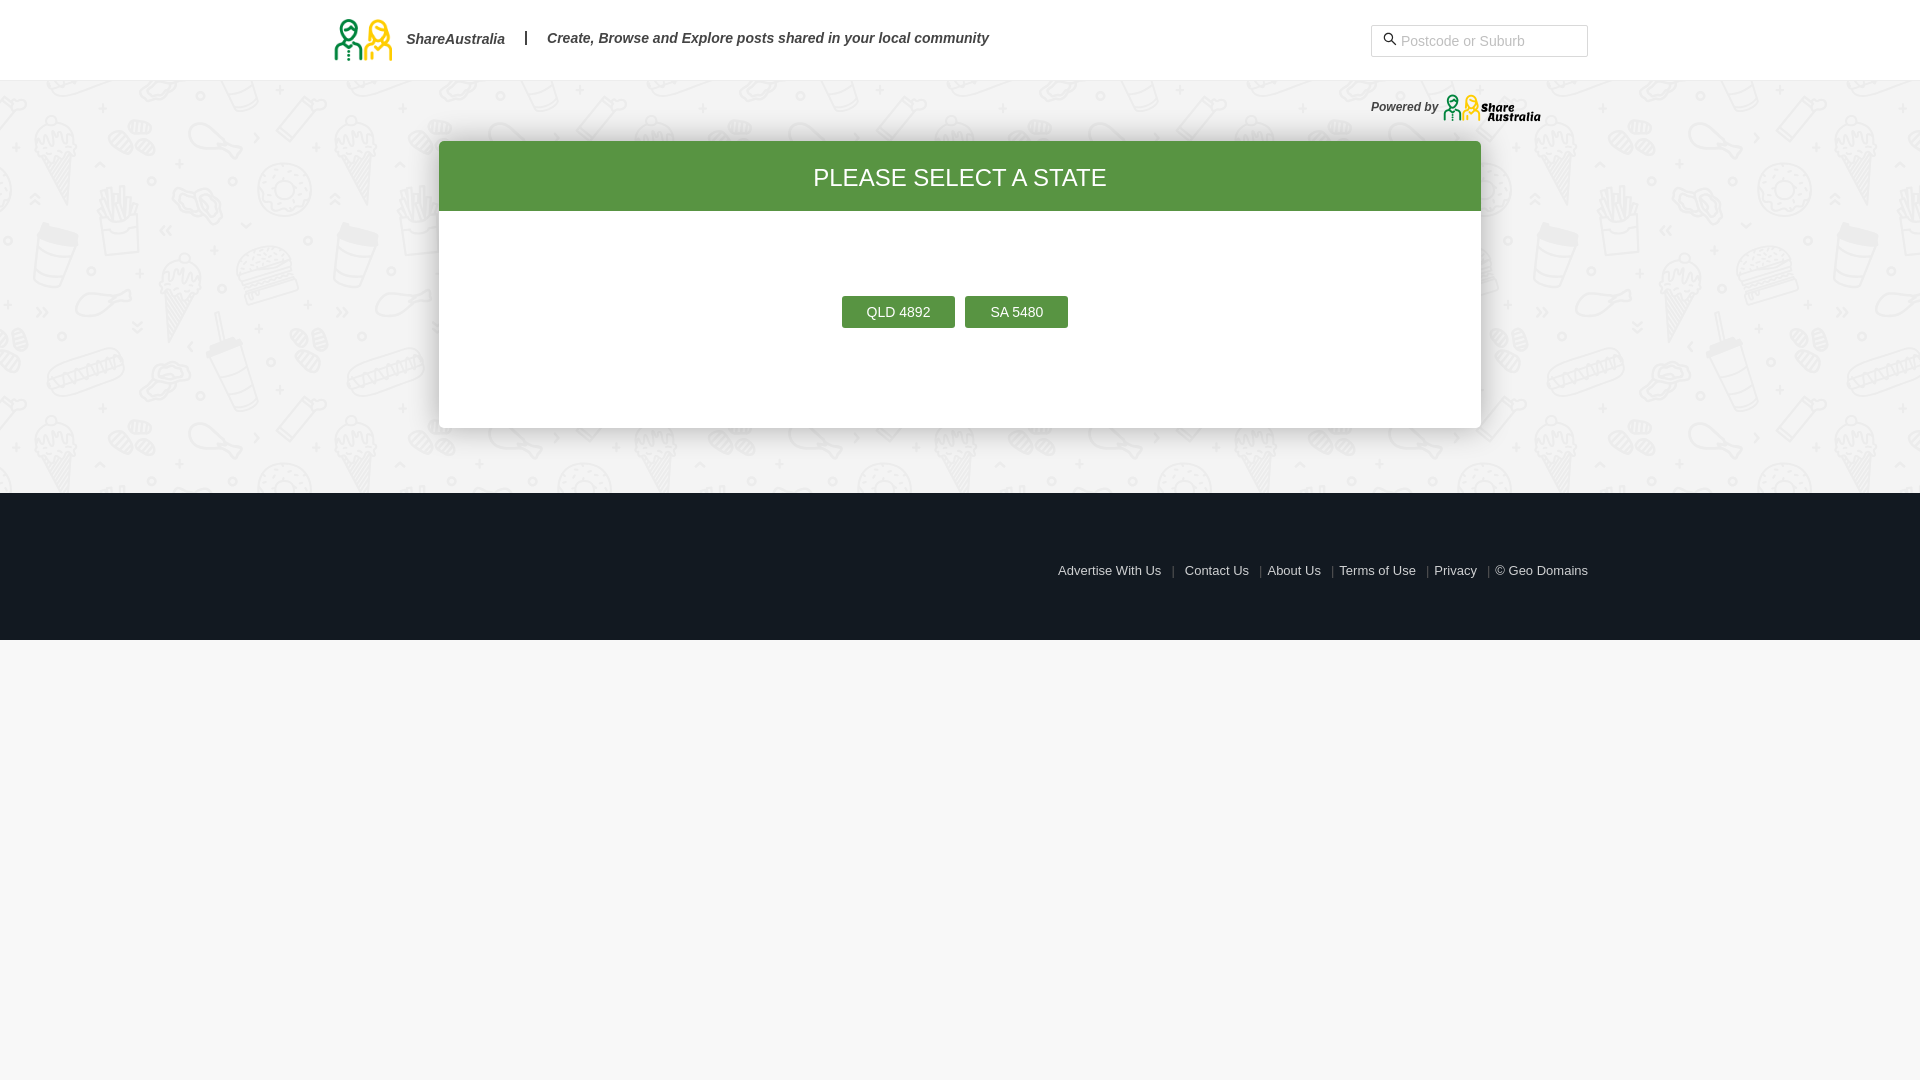 The image size is (1920, 1080). Describe the element at coordinates (1456, 107) in the screenshot. I see `'Powered by'` at that location.